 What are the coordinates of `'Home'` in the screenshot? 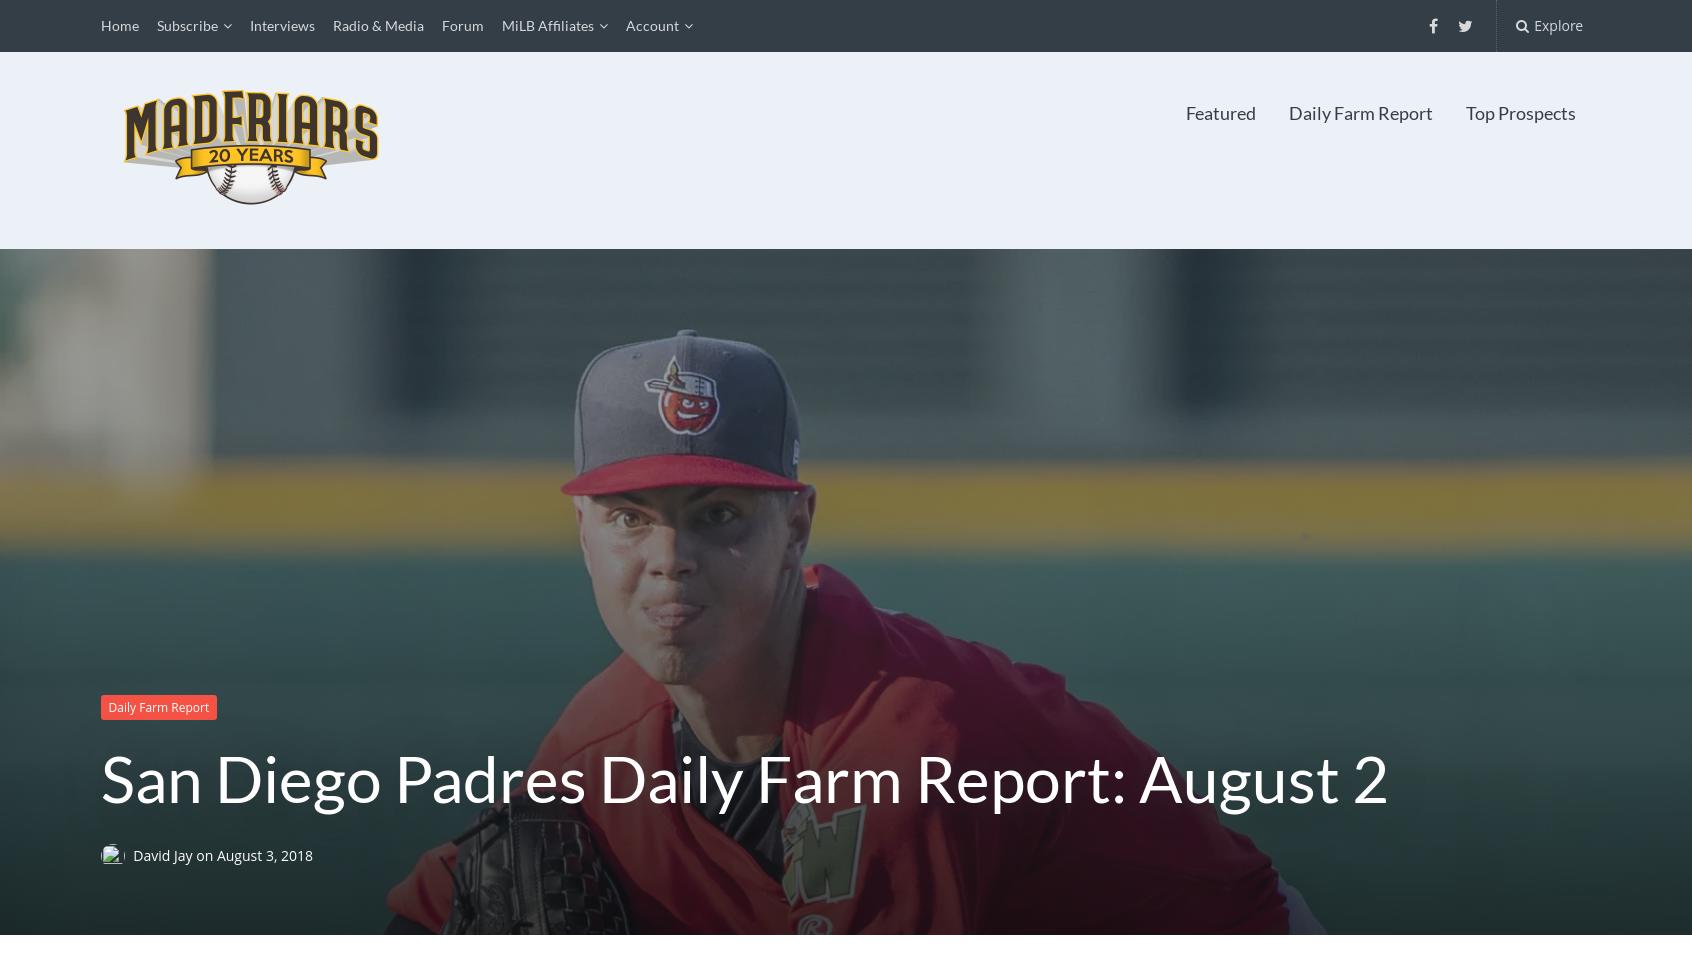 It's located at (118, 25).